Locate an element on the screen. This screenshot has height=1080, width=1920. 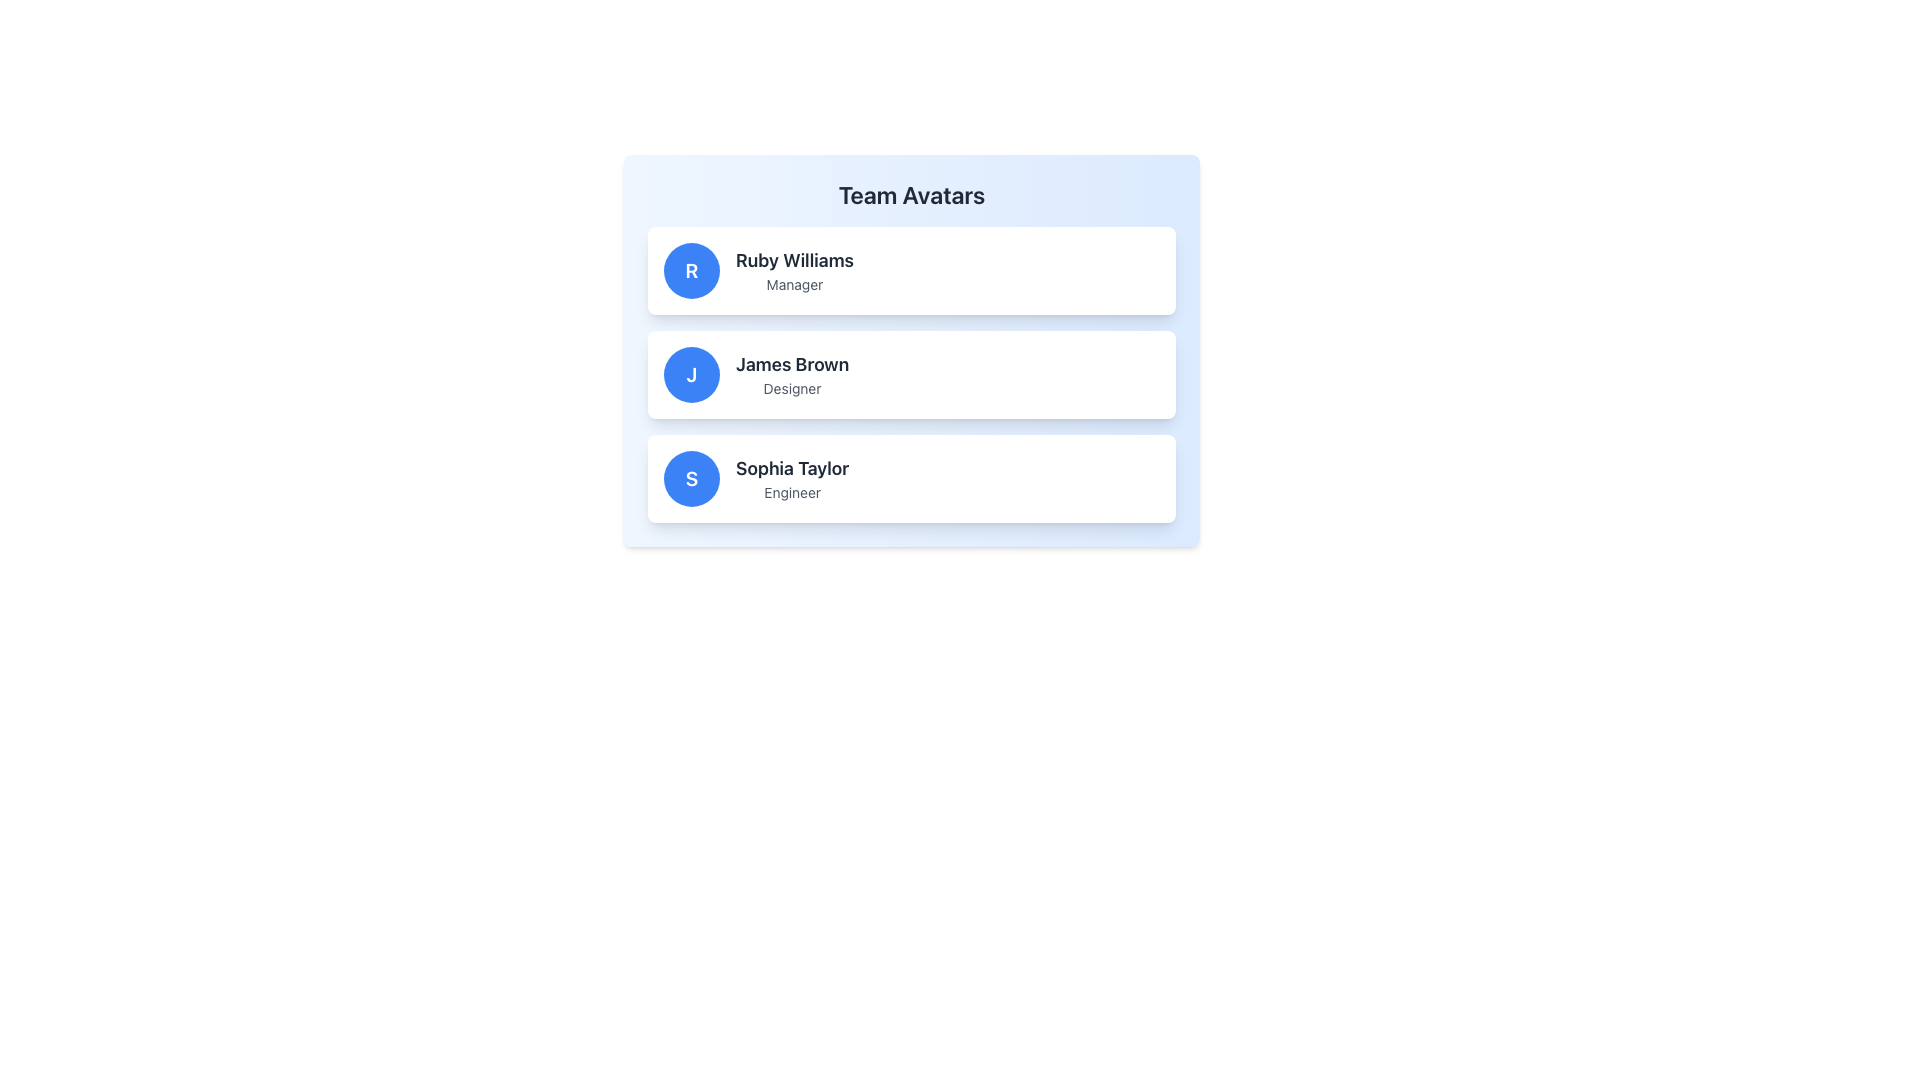
the text label displaying the name 'Sophia Taylor', which identifies an individual in the team context, located in the bottom card of the 'Team Avatars' group is located at coordinates (791, 469).